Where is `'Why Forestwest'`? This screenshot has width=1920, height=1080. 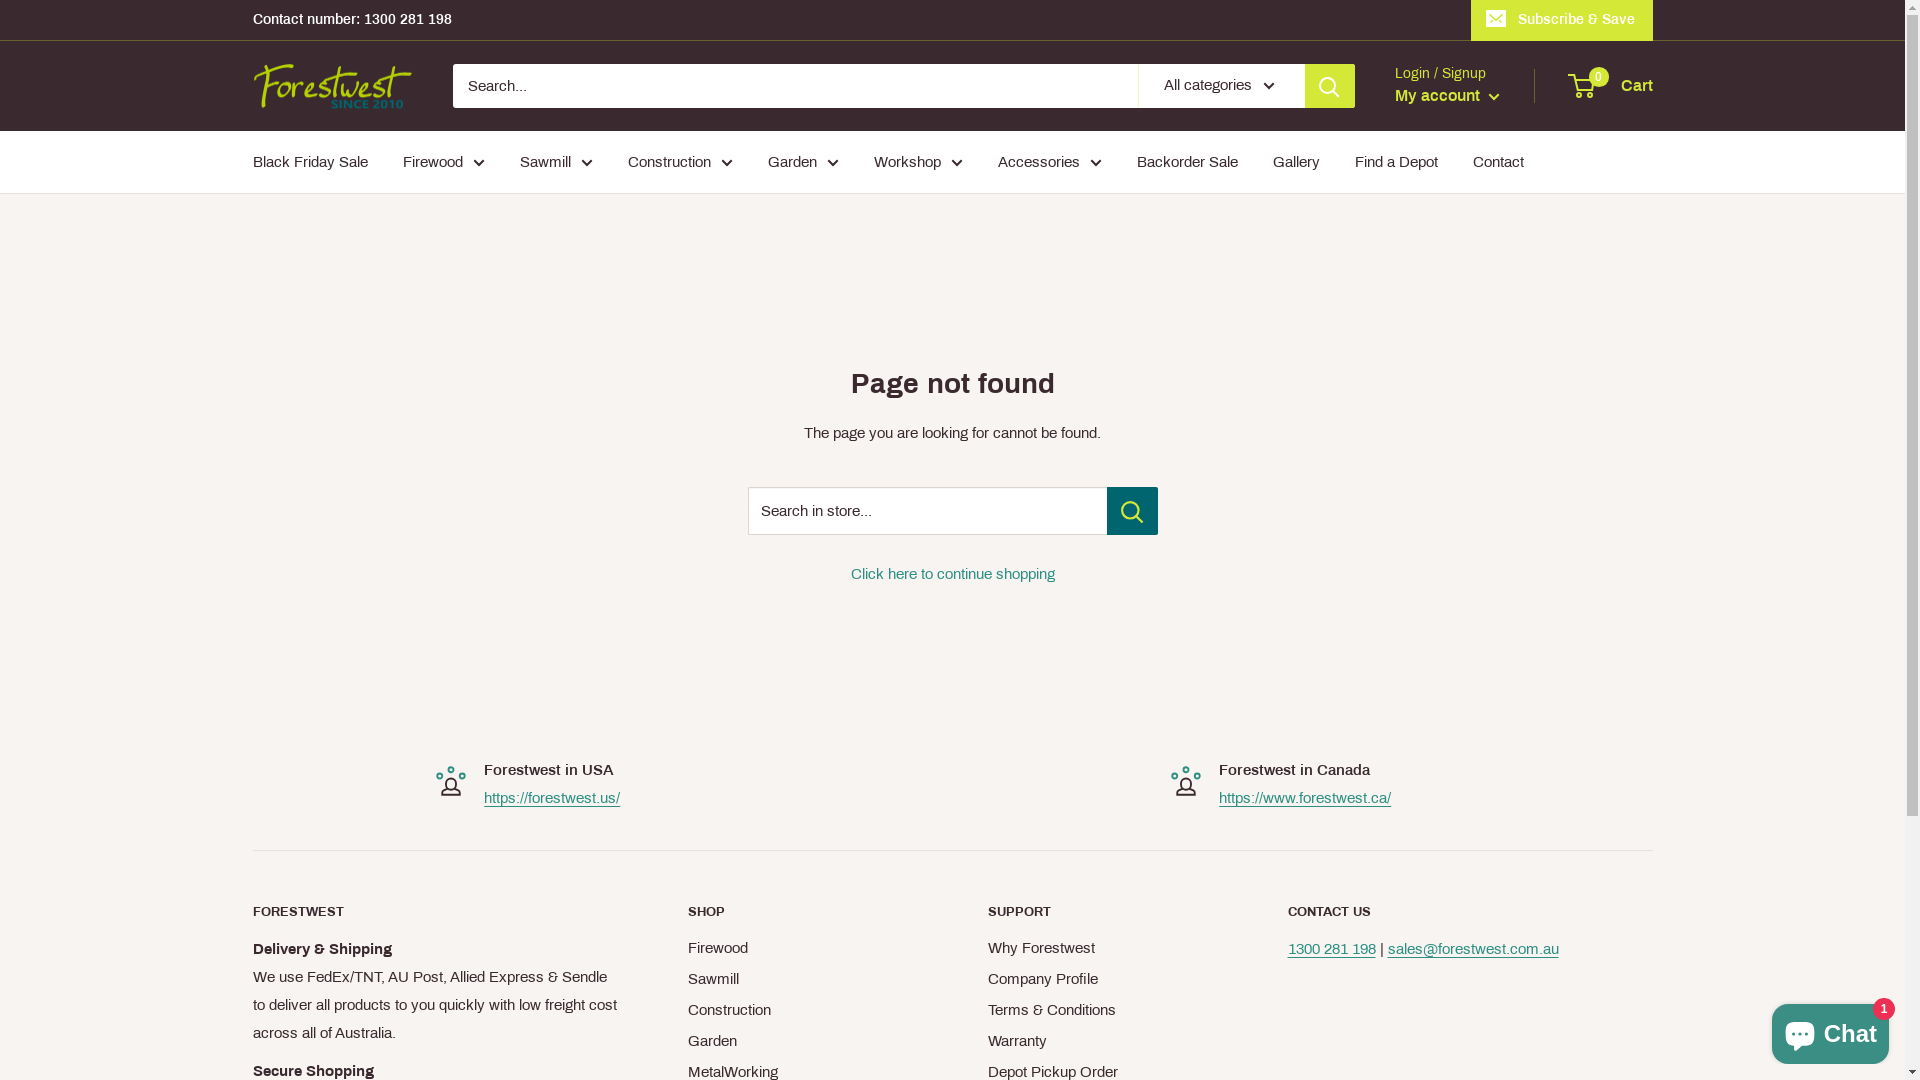 'Why Forestwest' is located at coordinates (988, 947).